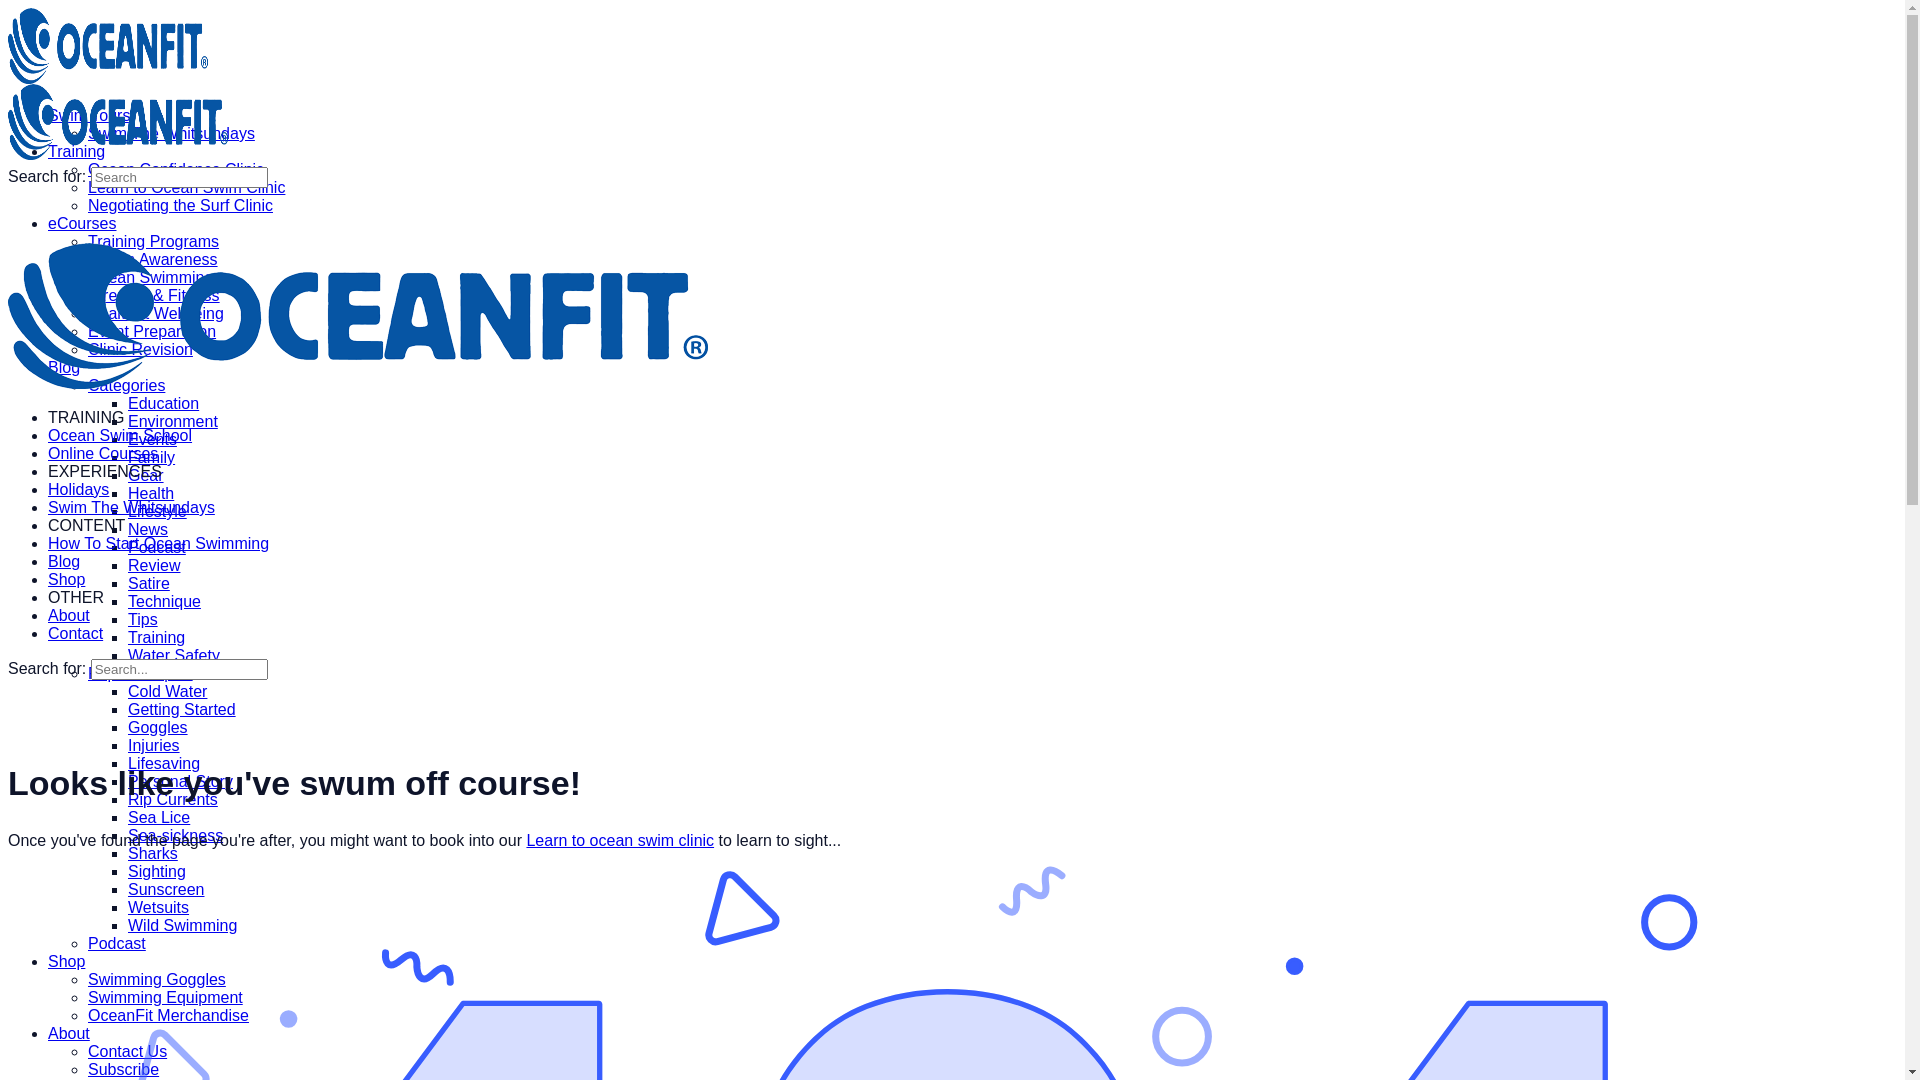 The image size is (1920, 1080). I want to click on 'Sunscreen', so click(127, 888).